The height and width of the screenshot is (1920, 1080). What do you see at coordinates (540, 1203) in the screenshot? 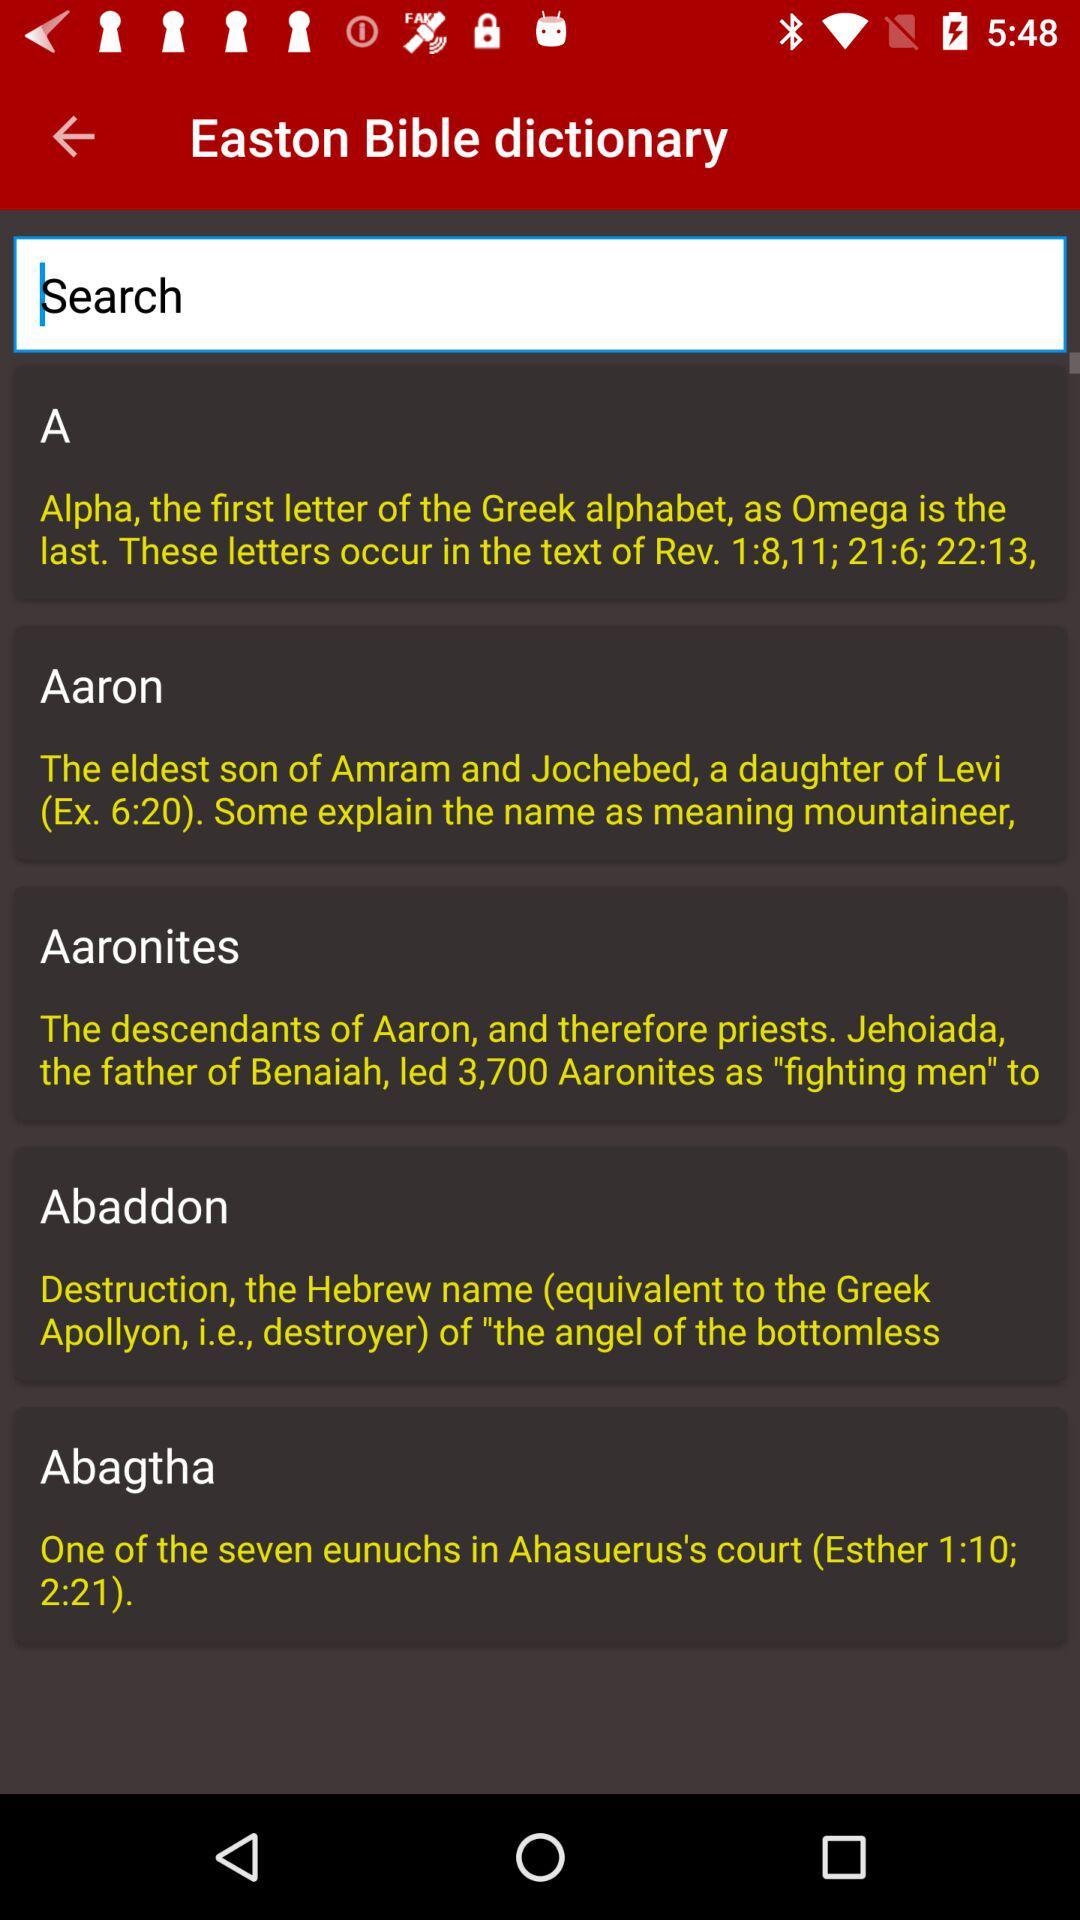
I see `abaddon item` at bounding box center [540, 1203].